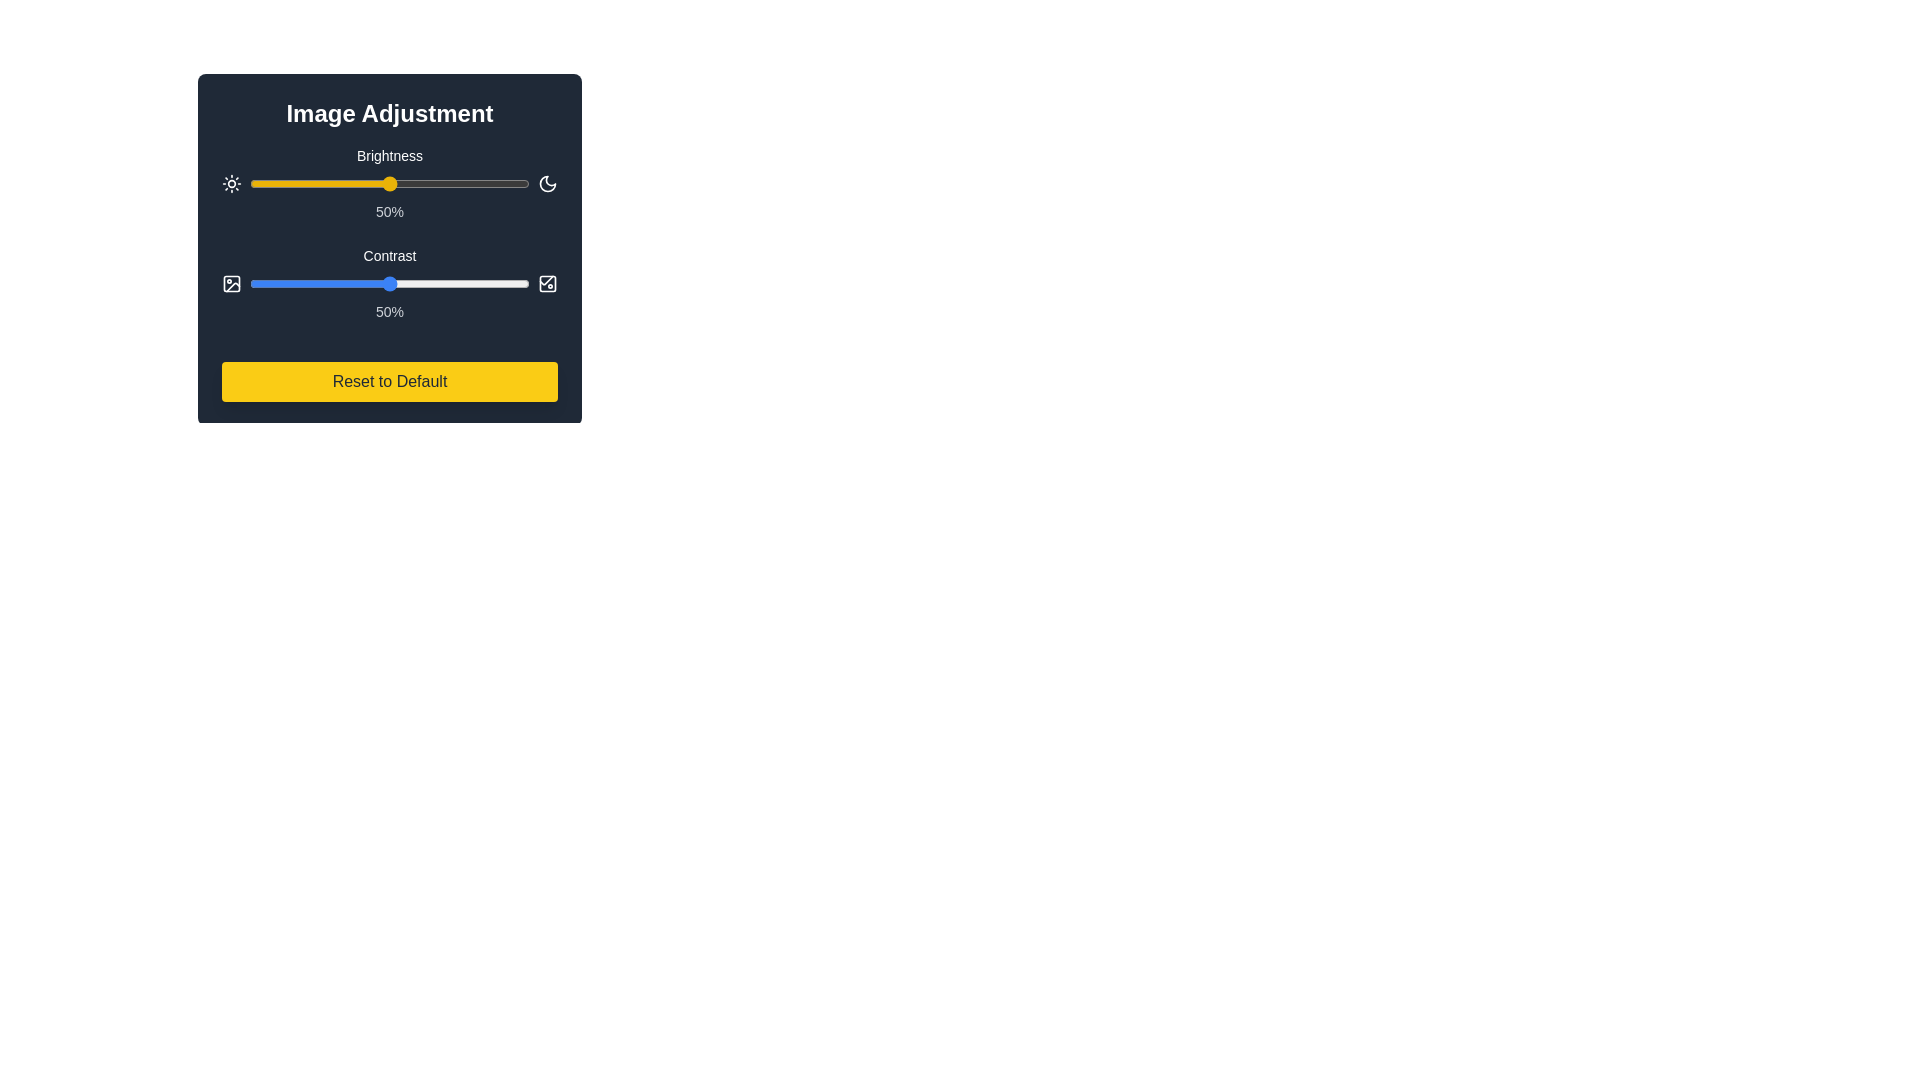  What do you see at coordinates (334, 284) in the screenshot?
I see `the contrast level` at bounding box center [334, 284].